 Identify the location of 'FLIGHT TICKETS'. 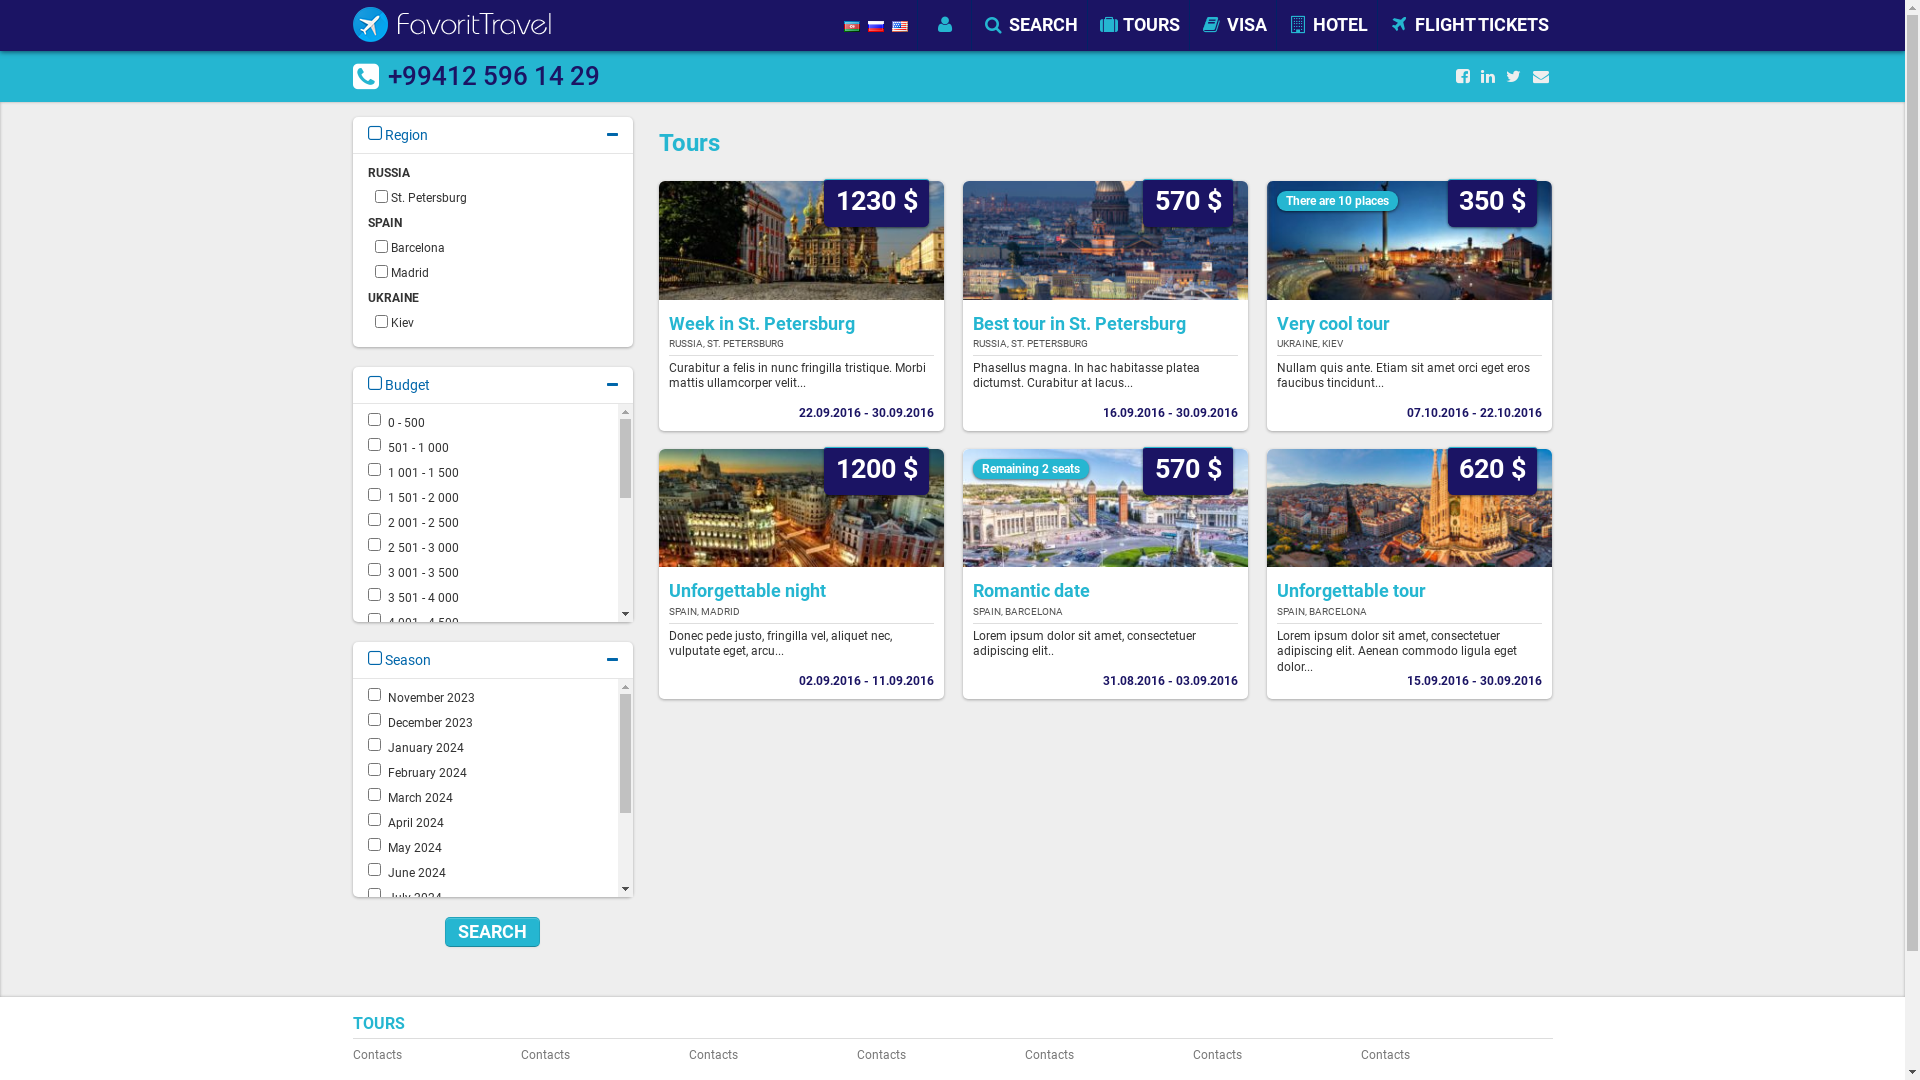
(1468, 24).